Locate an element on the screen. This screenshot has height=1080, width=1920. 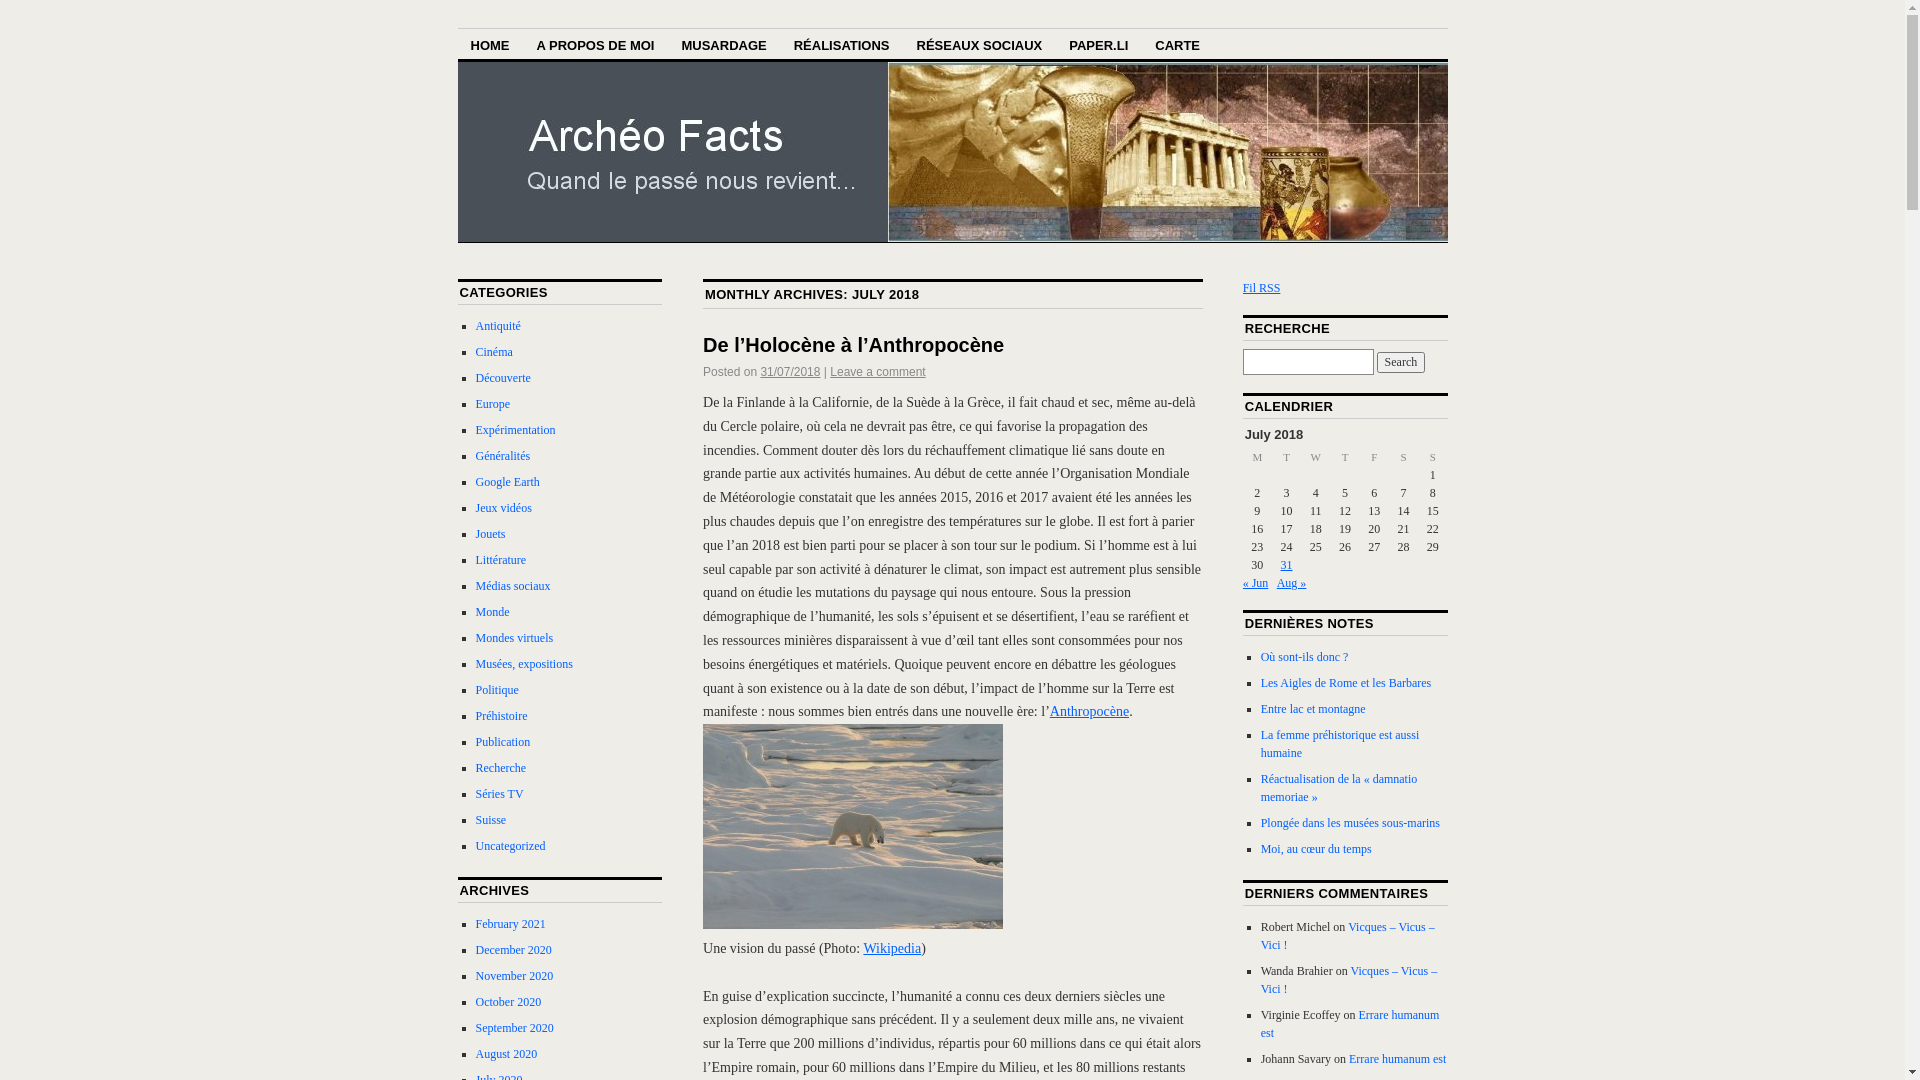
'Search' is located at coordinates (1400, 362).